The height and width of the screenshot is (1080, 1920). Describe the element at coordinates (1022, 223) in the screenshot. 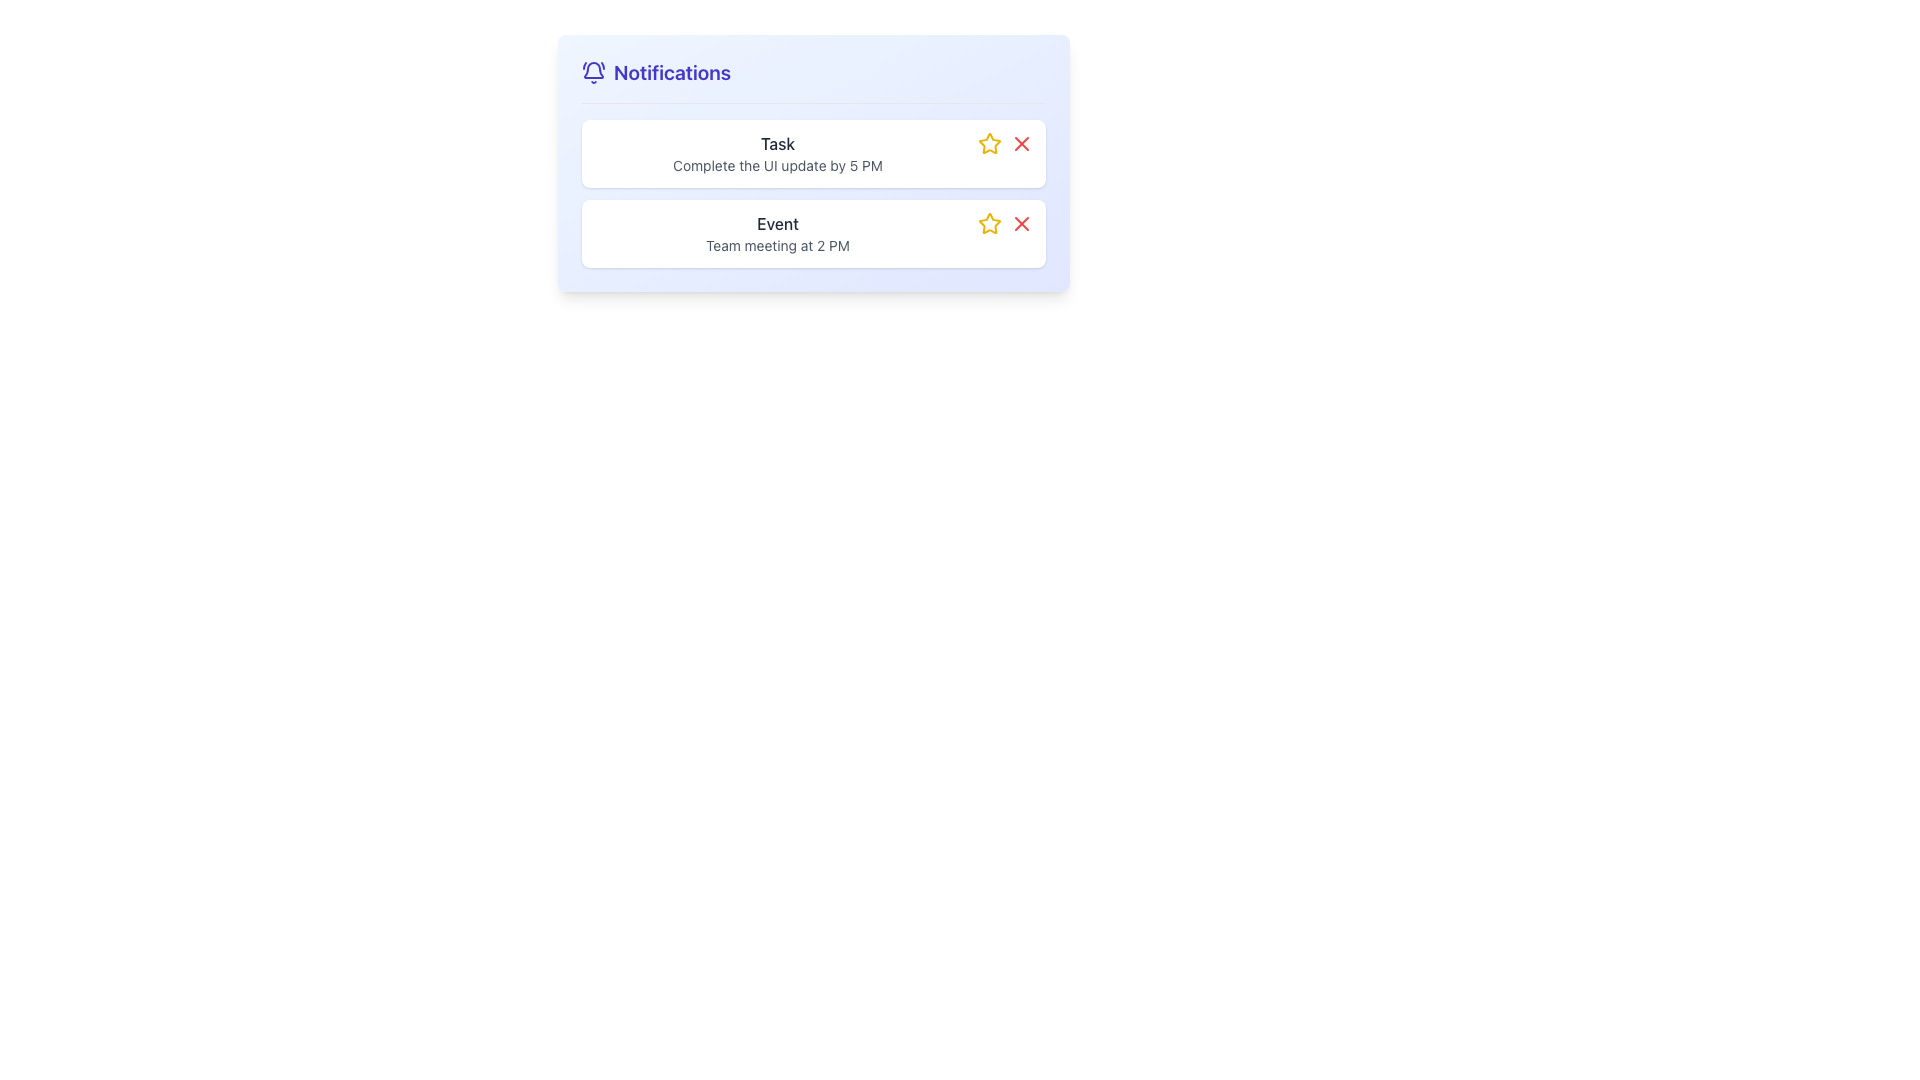

I see `the dismiss icon button located on the far right of the notification entry for 'Event: Team meeting at 2 PM', adjacent to a yellow star icon` at that location.